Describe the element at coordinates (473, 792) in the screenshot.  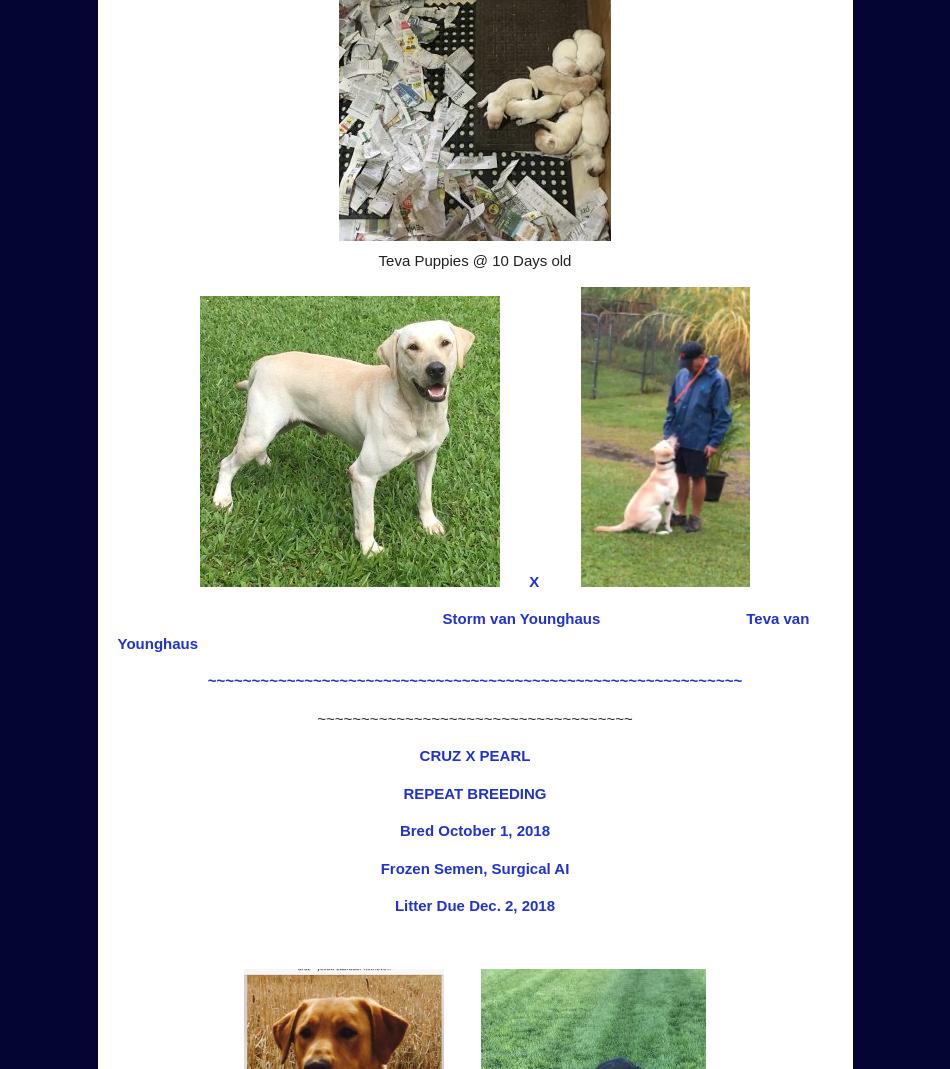
I see `'REPEAT BREEDING'` at that location.